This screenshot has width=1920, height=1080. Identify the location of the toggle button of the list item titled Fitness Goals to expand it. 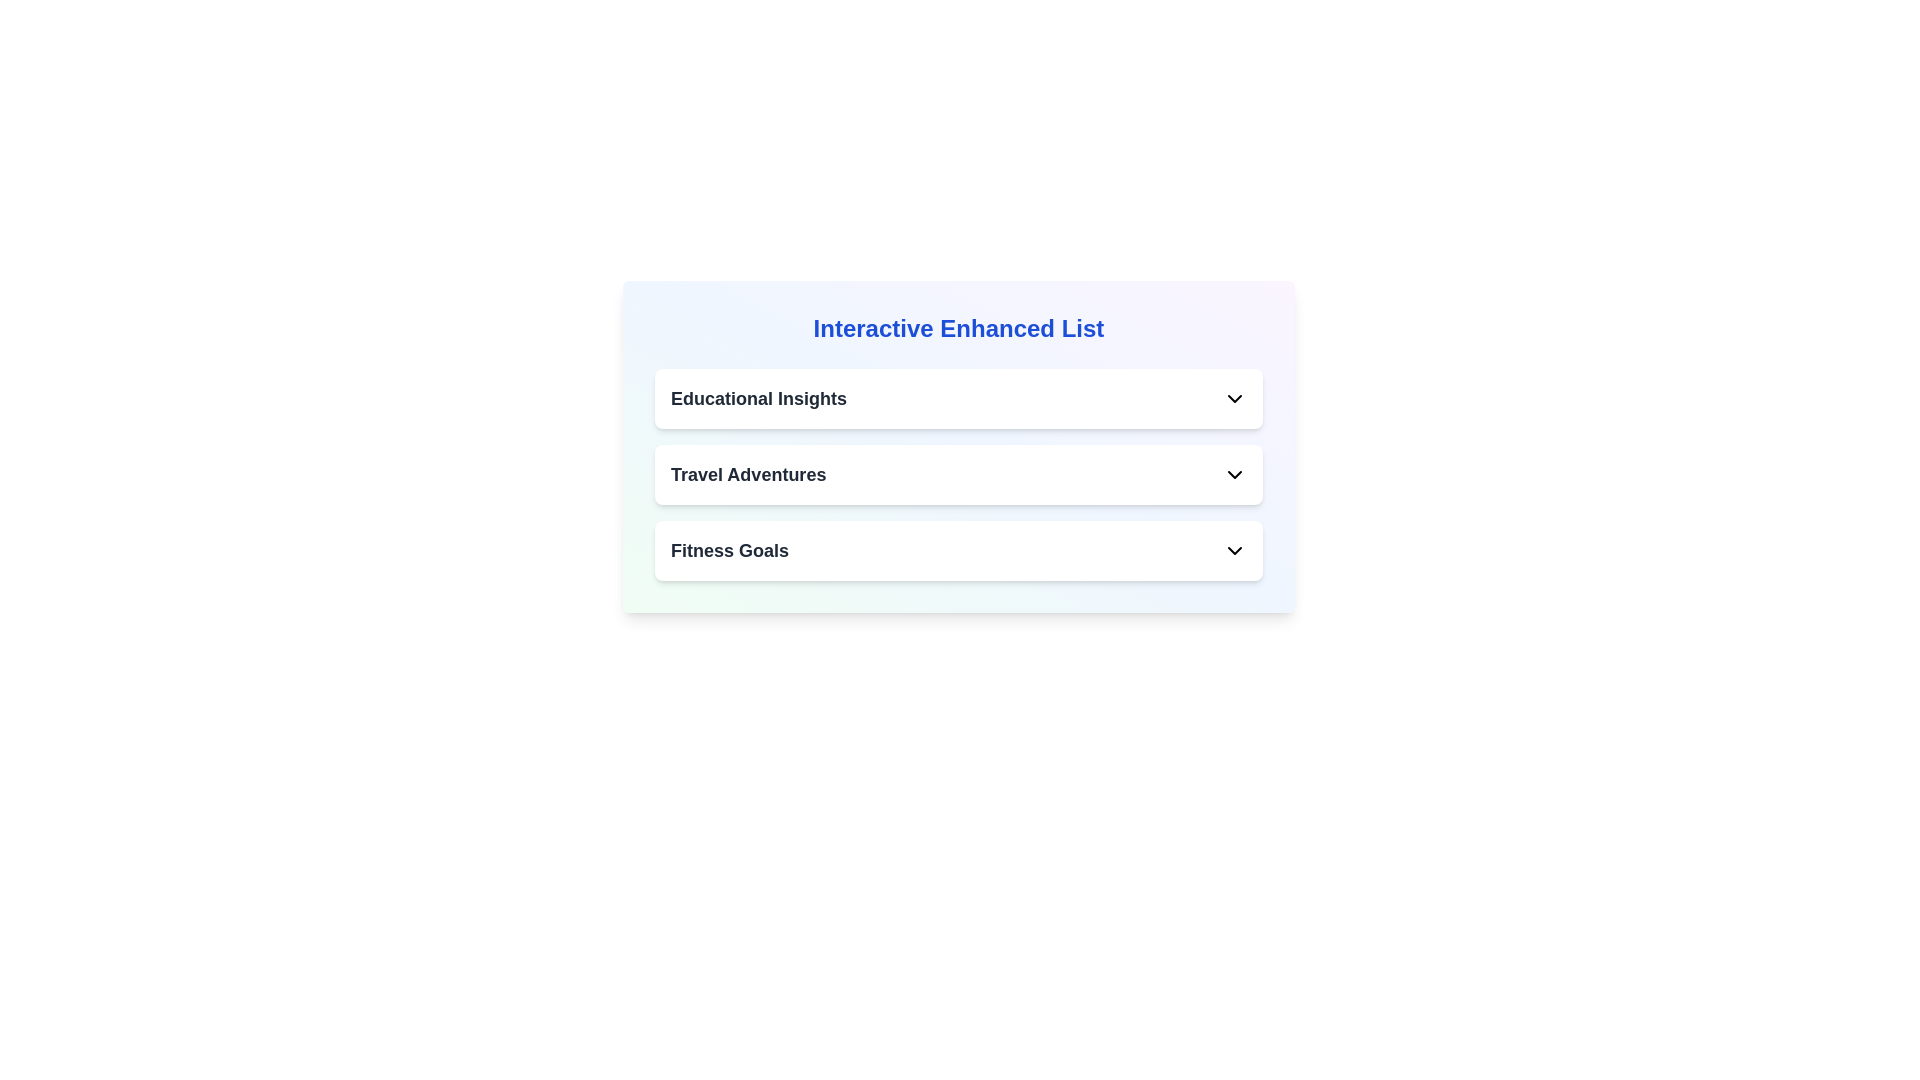
(1233, 551).